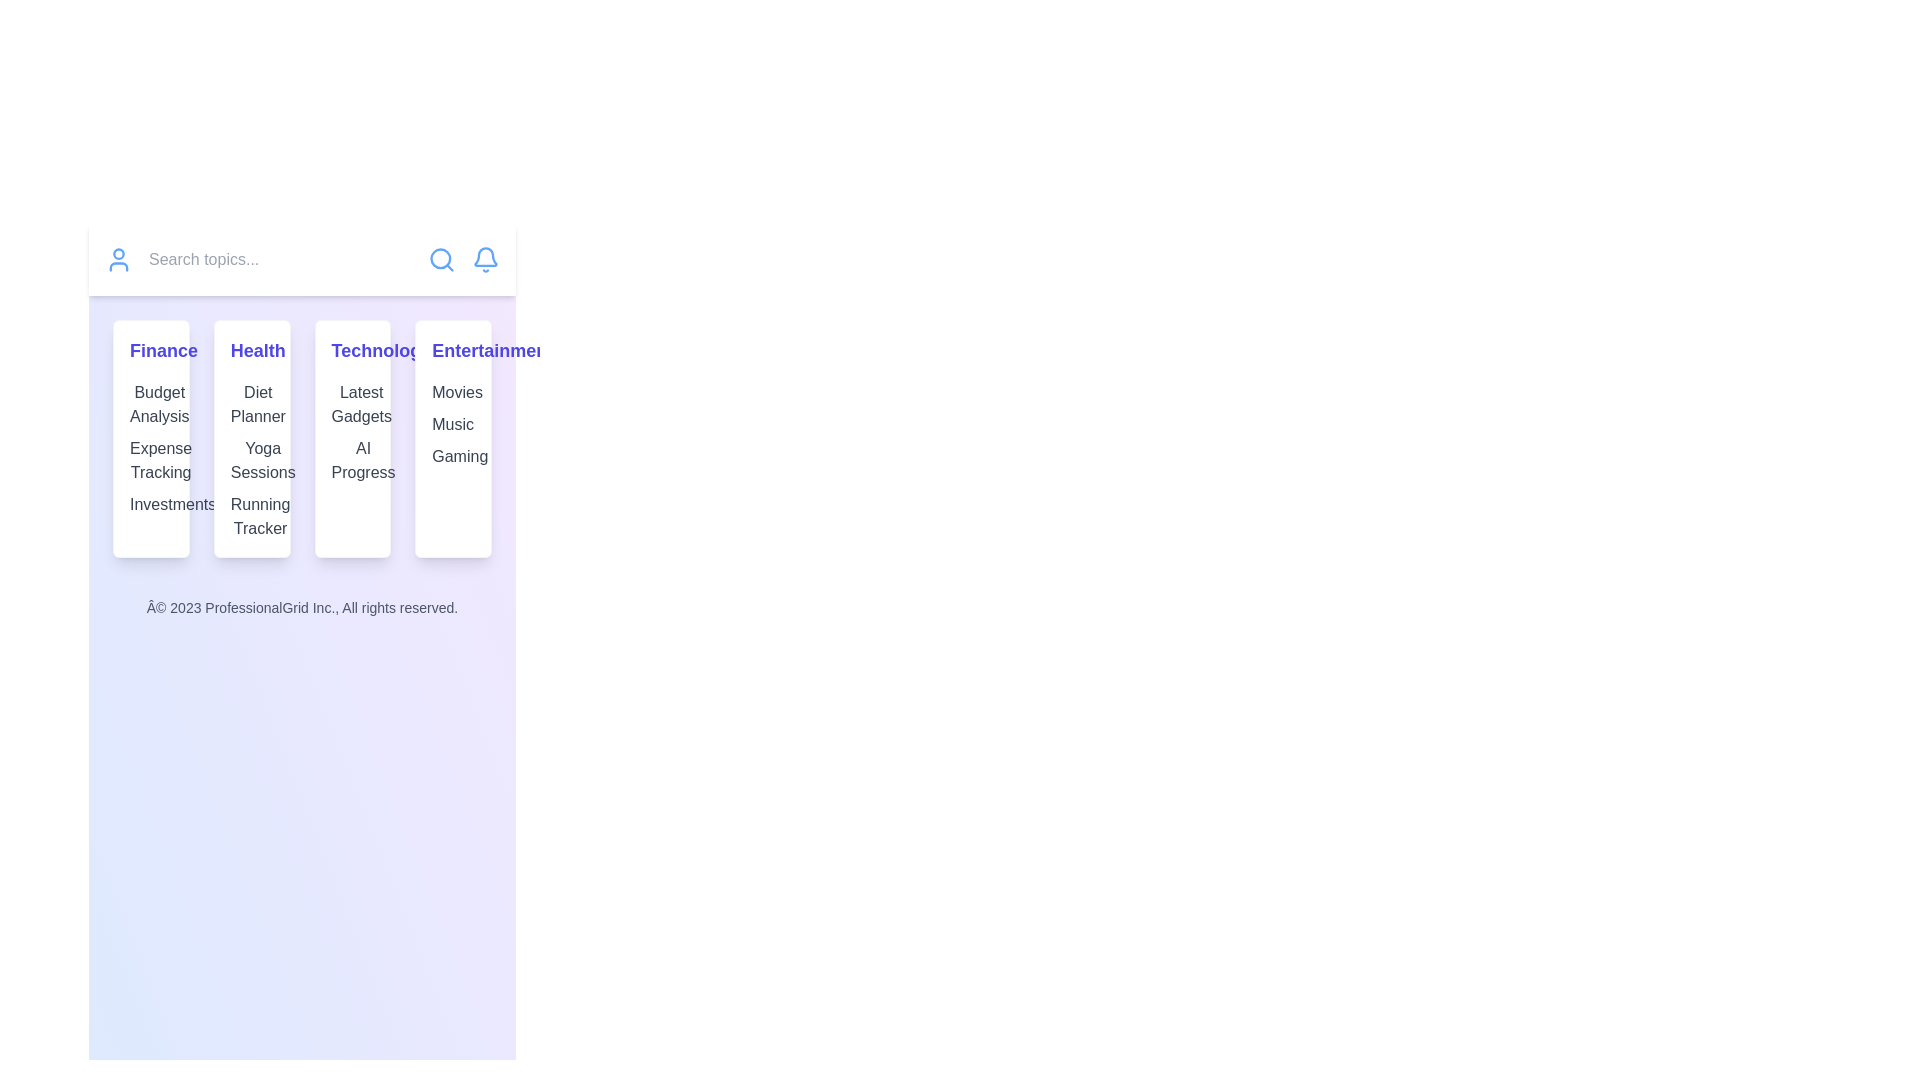  What do you see at coordinates (150, 504) in the screenshot?
I see `the 'Investments' navigational link located in the 'Finance' section` at bounding box center [150, 504].